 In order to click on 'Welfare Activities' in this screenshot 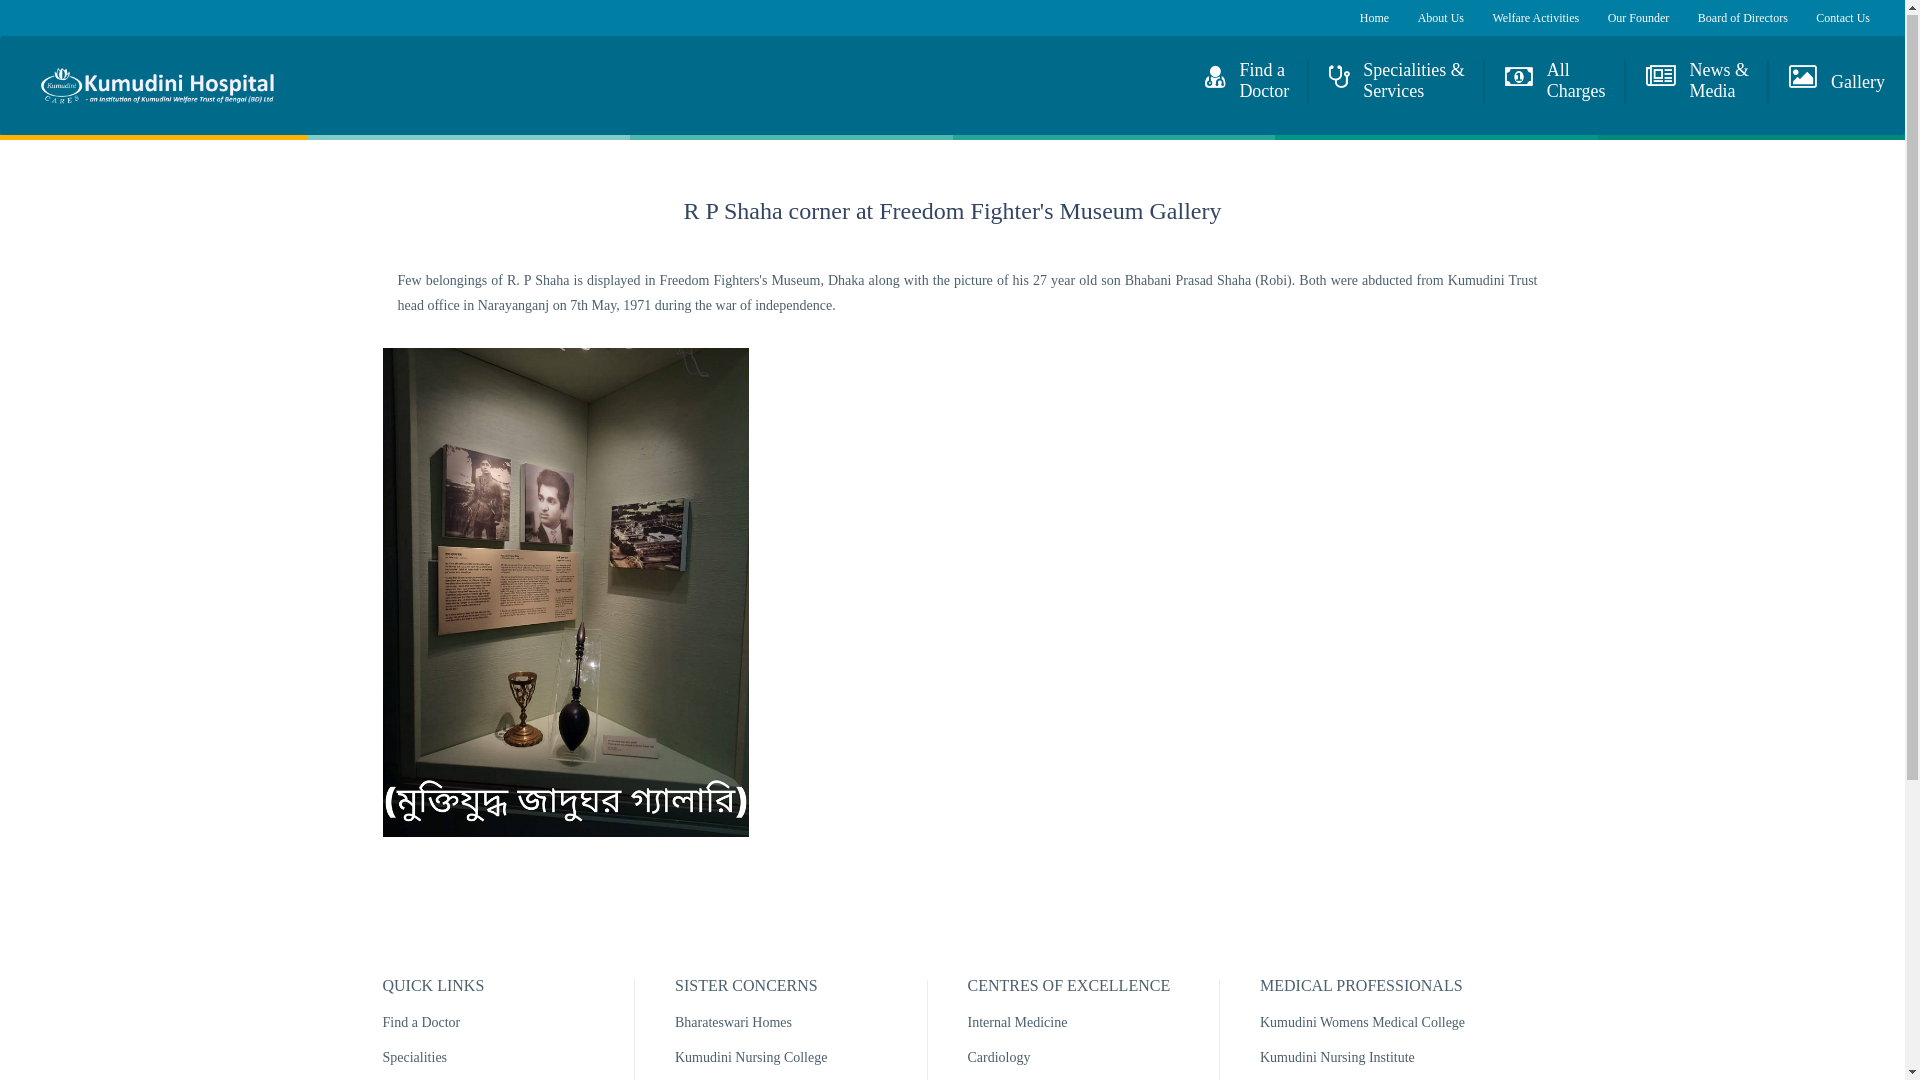, I will do `click(1534, 19)`.